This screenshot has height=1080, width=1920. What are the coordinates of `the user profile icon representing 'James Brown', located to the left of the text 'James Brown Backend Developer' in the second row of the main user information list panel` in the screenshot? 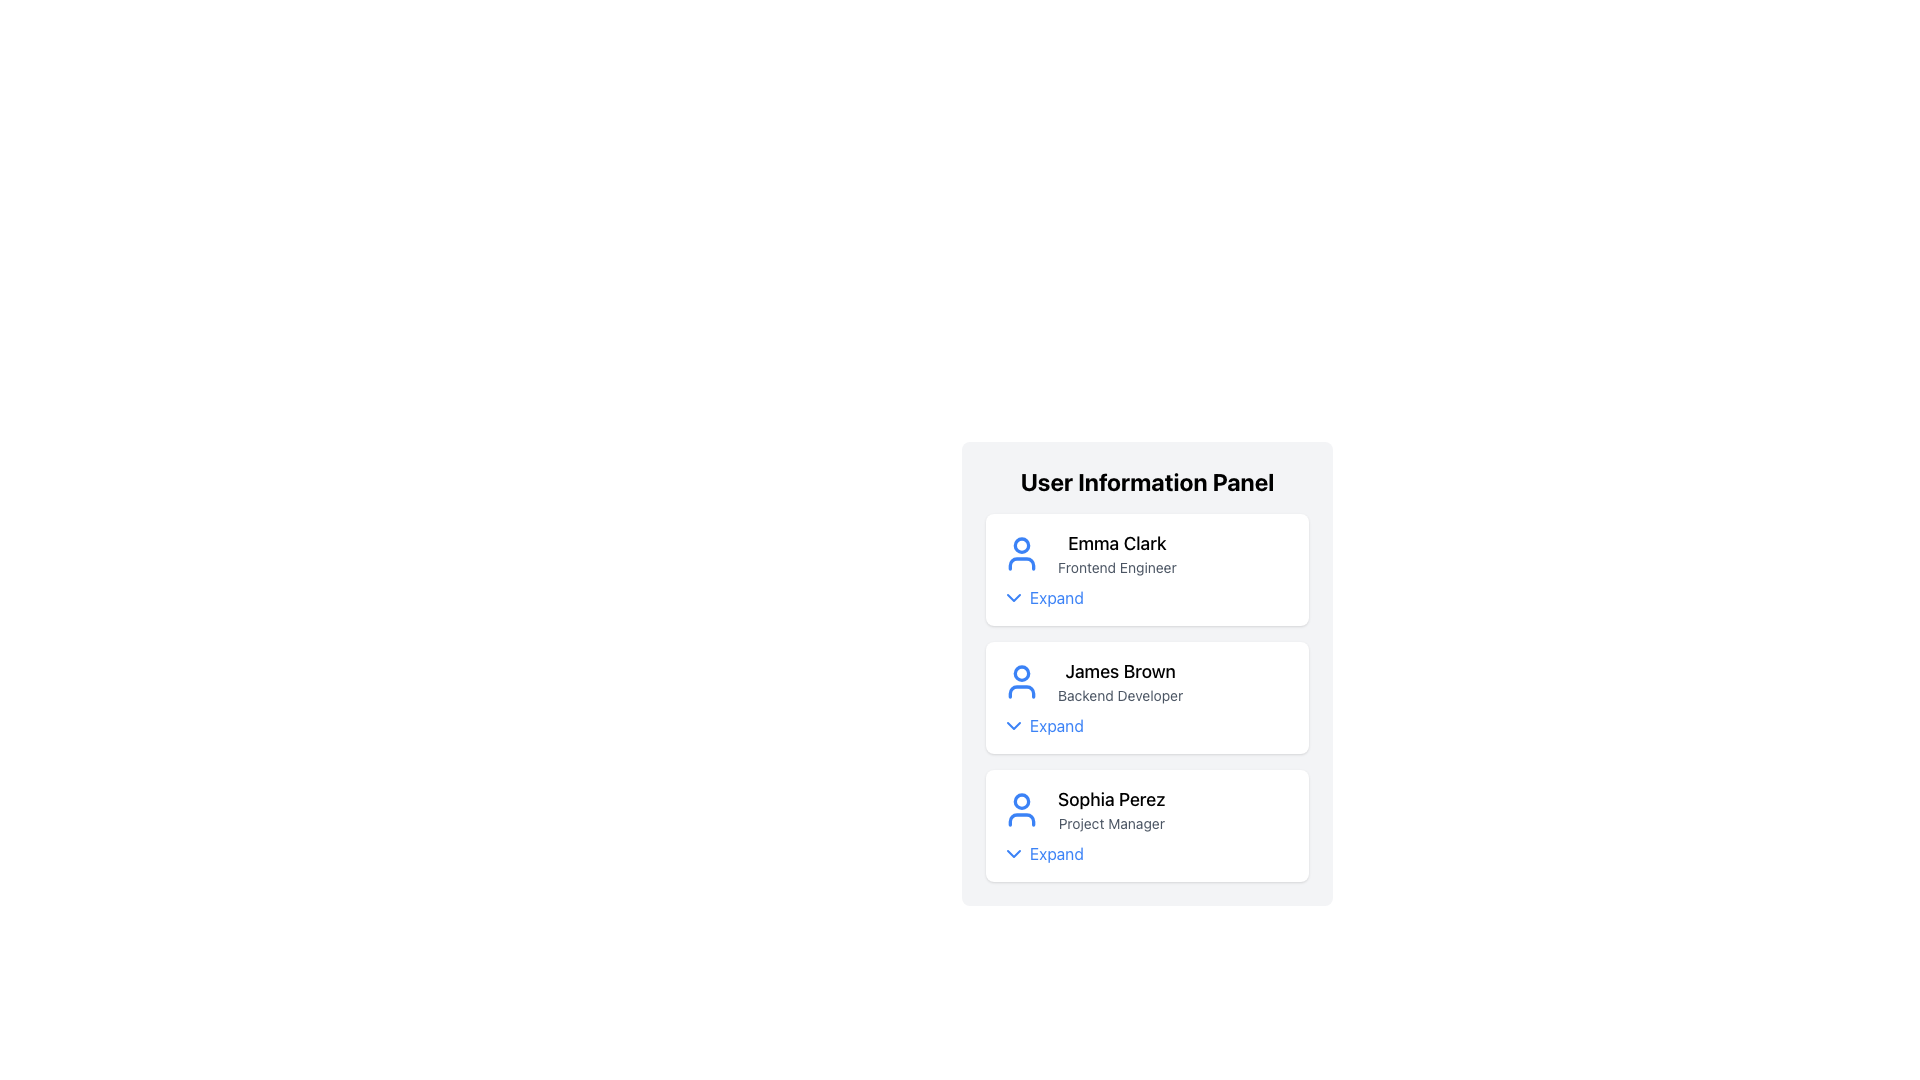 It's located at (1022, 681).